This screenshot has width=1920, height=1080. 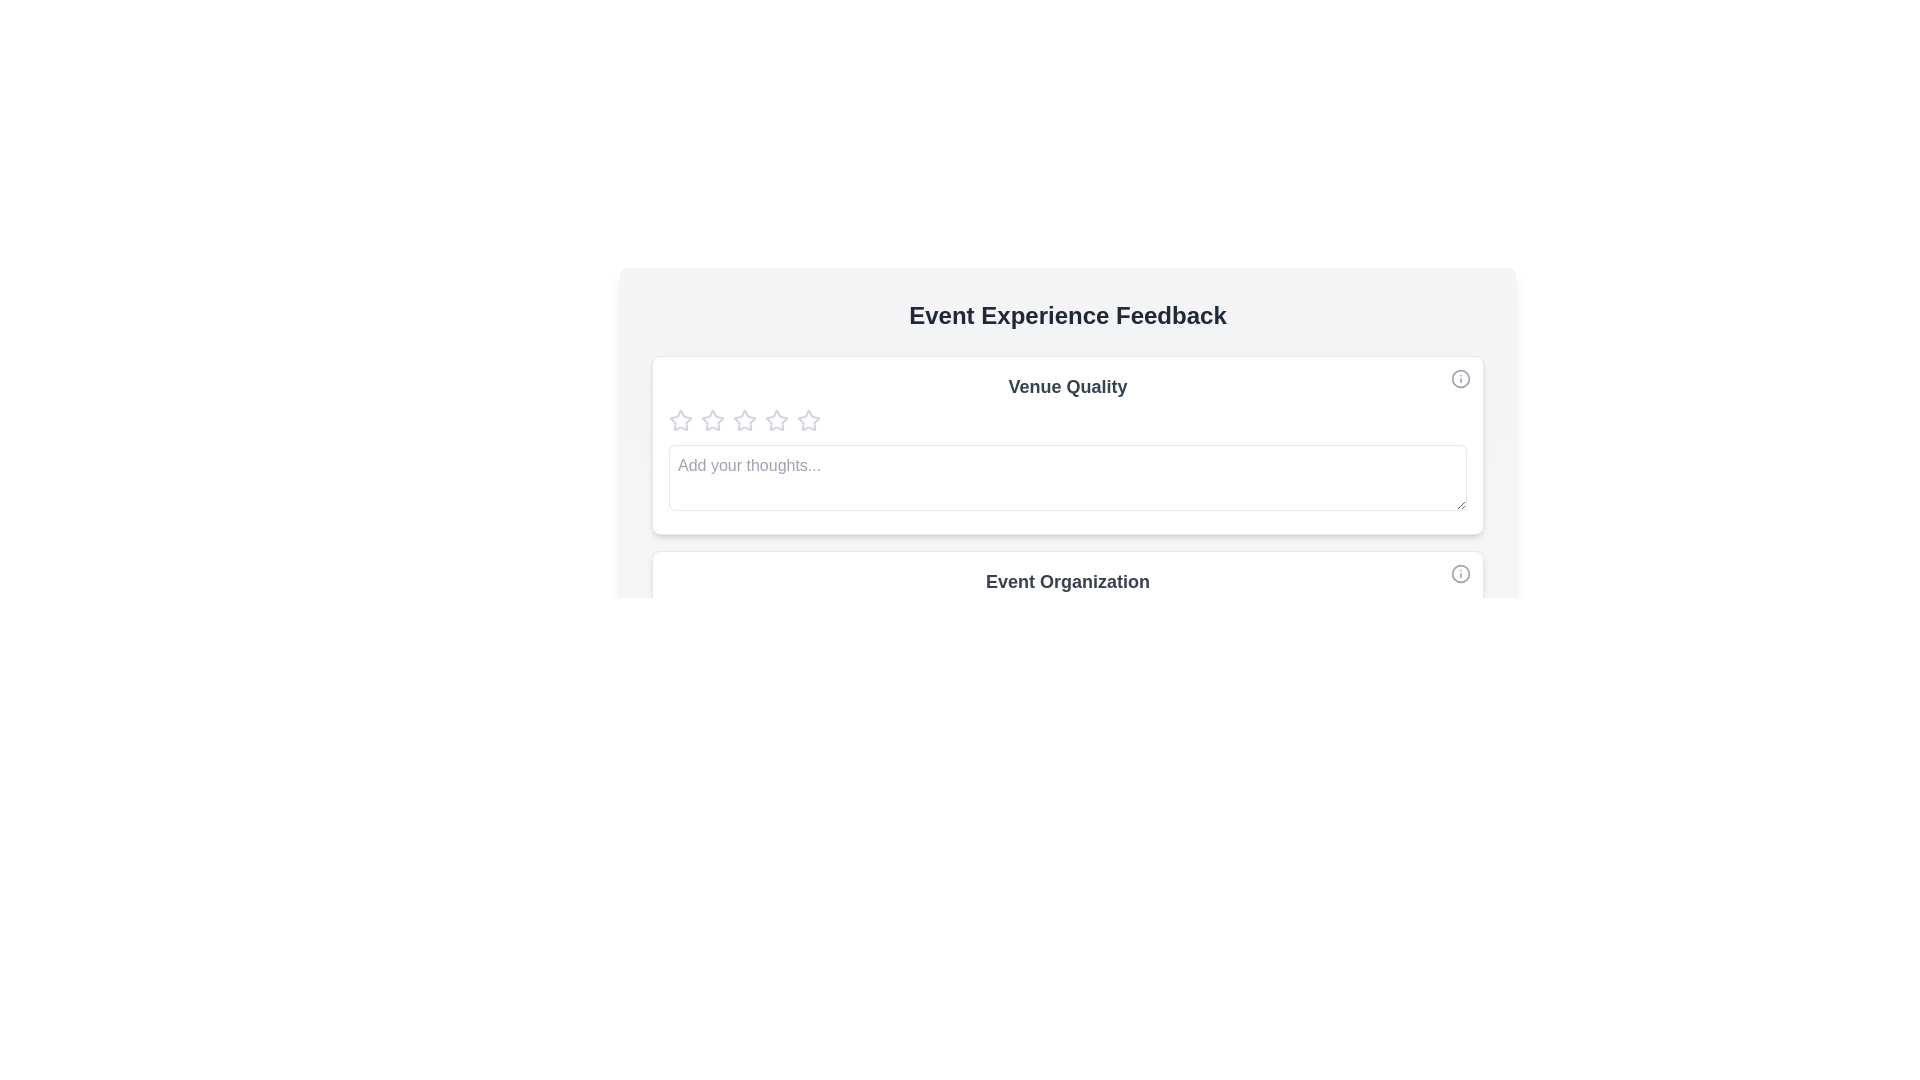 I want to click on the information tooltip icon located at the top-right corner of the 'Venue Quality' section, so click(x=1460, y=378).